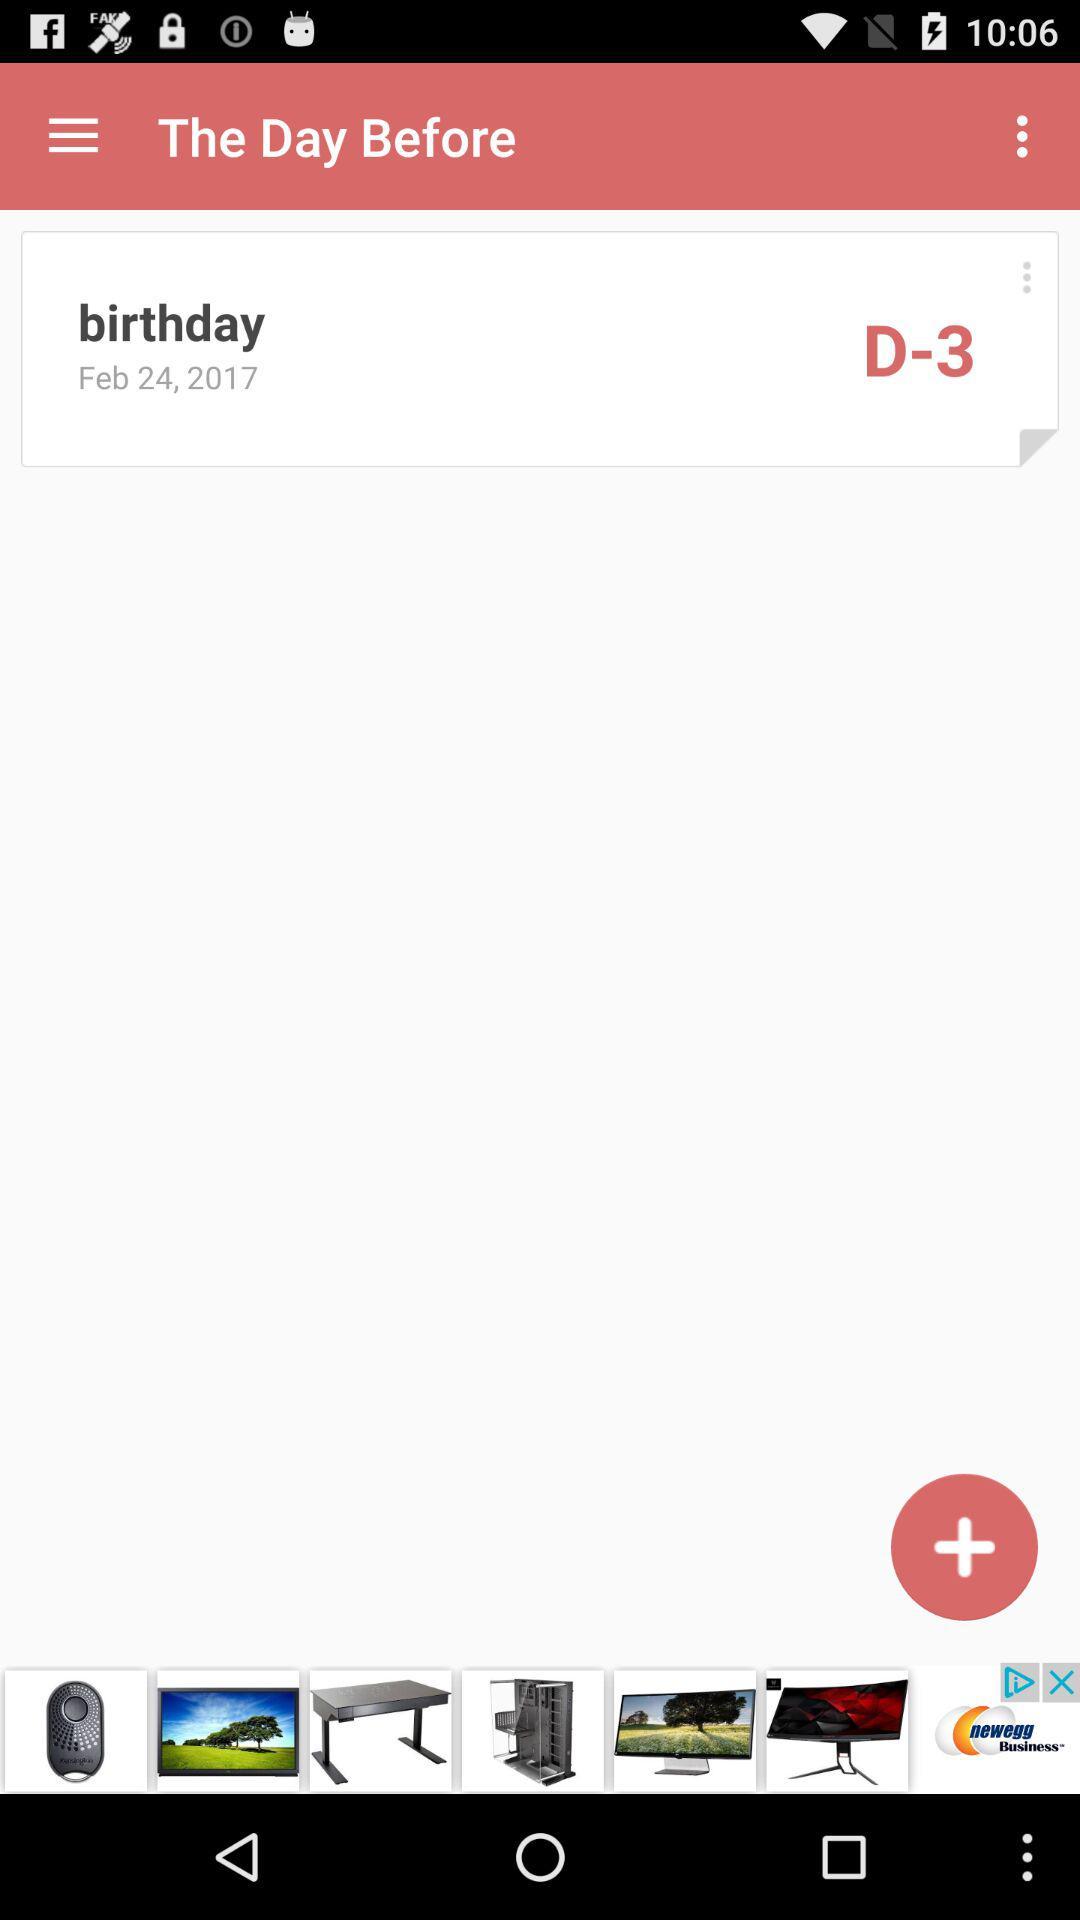  I want to click on select option, so click(1026, 276).